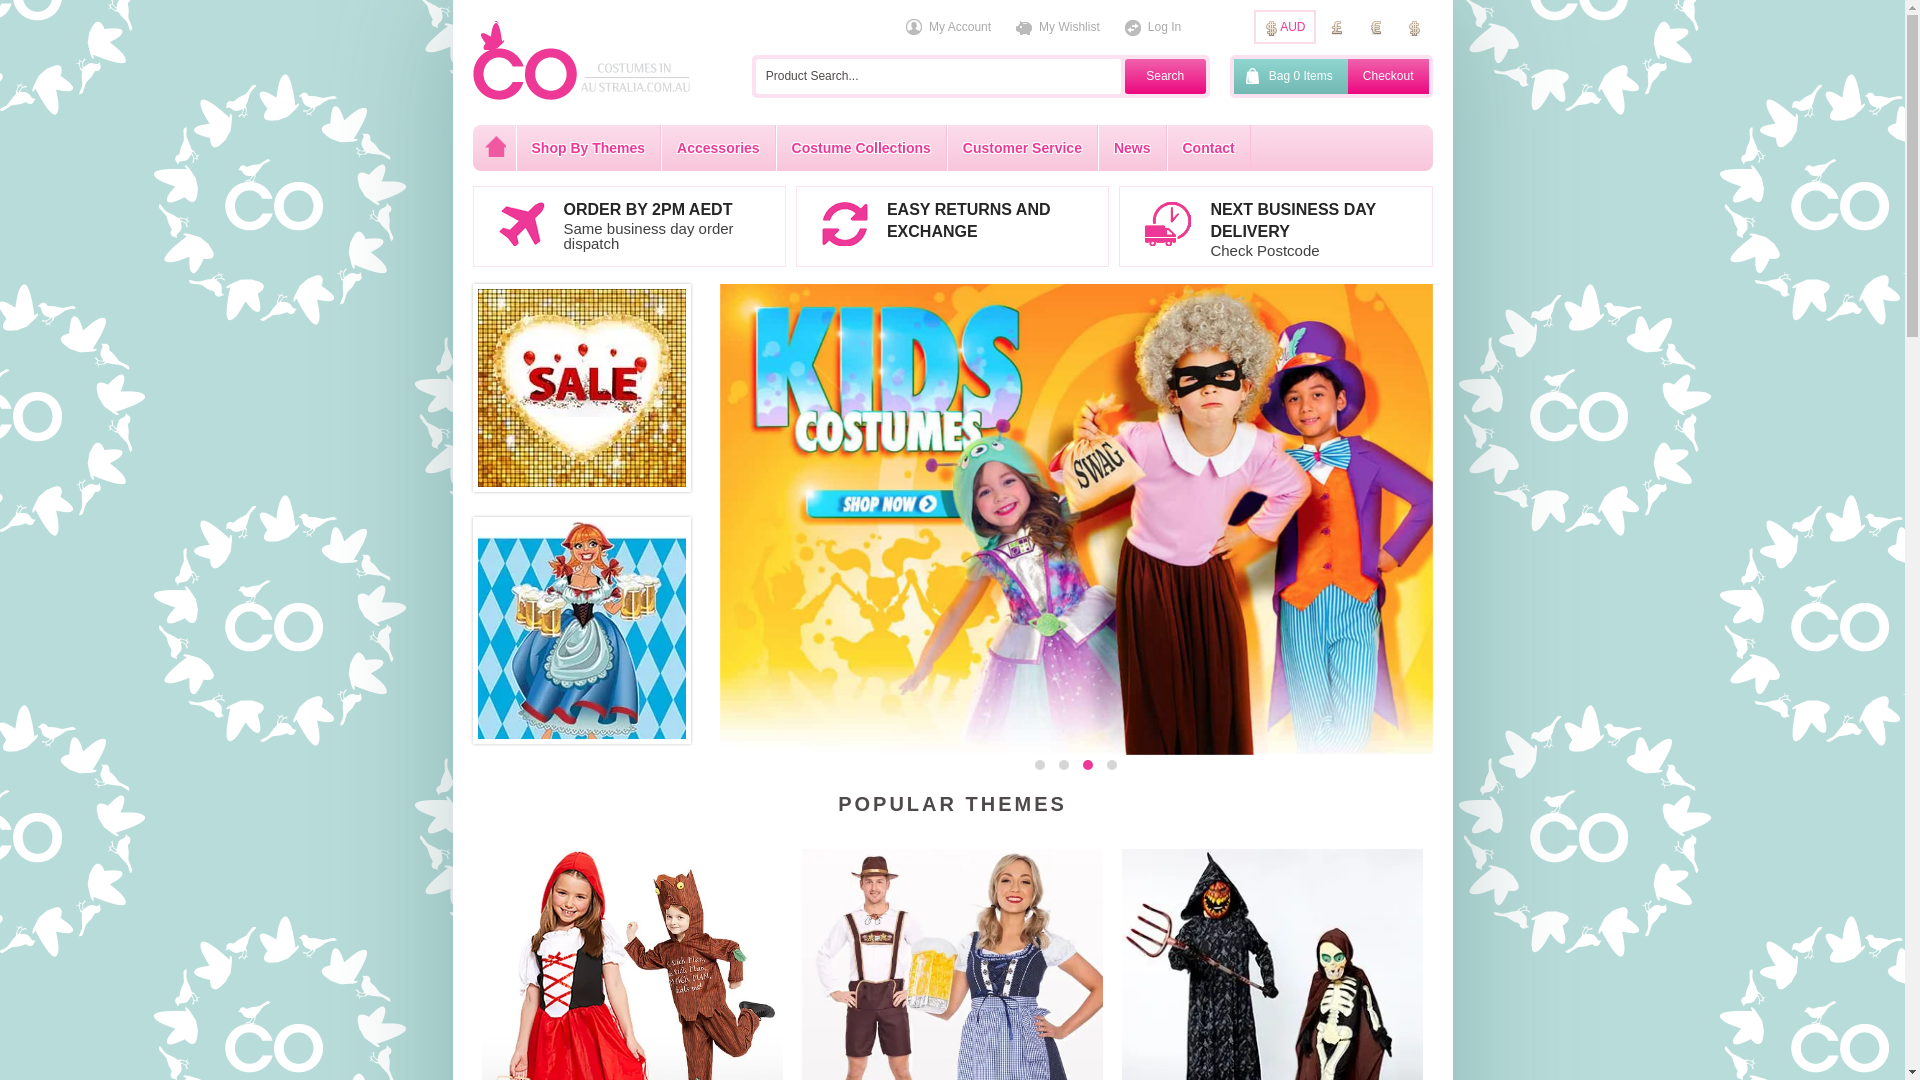 This screenshot has width=1920, height=1080. What do you see at coordinates (945, 146) in the screenshot?
I see `'Customer Service'` at bounding box center [945, 146].